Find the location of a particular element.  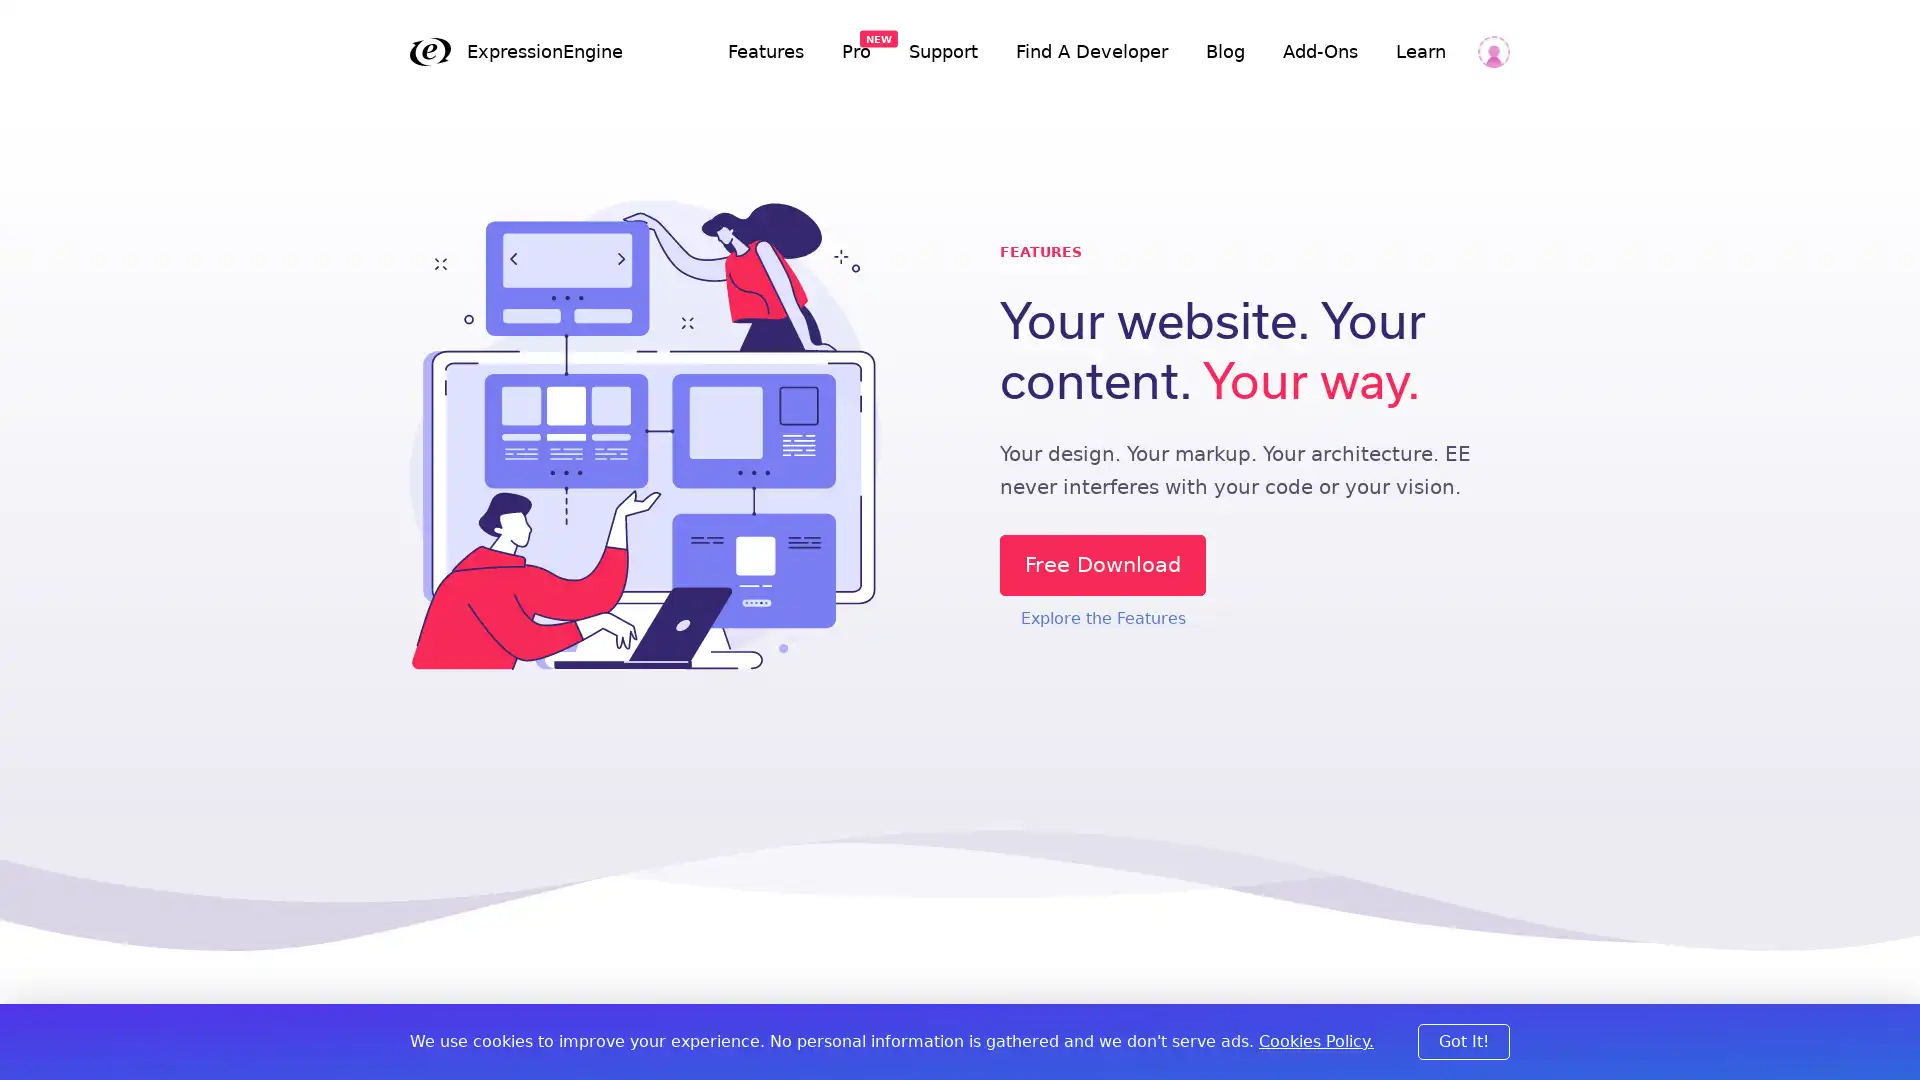

Got It! is located at coordinates (1464, 1040).